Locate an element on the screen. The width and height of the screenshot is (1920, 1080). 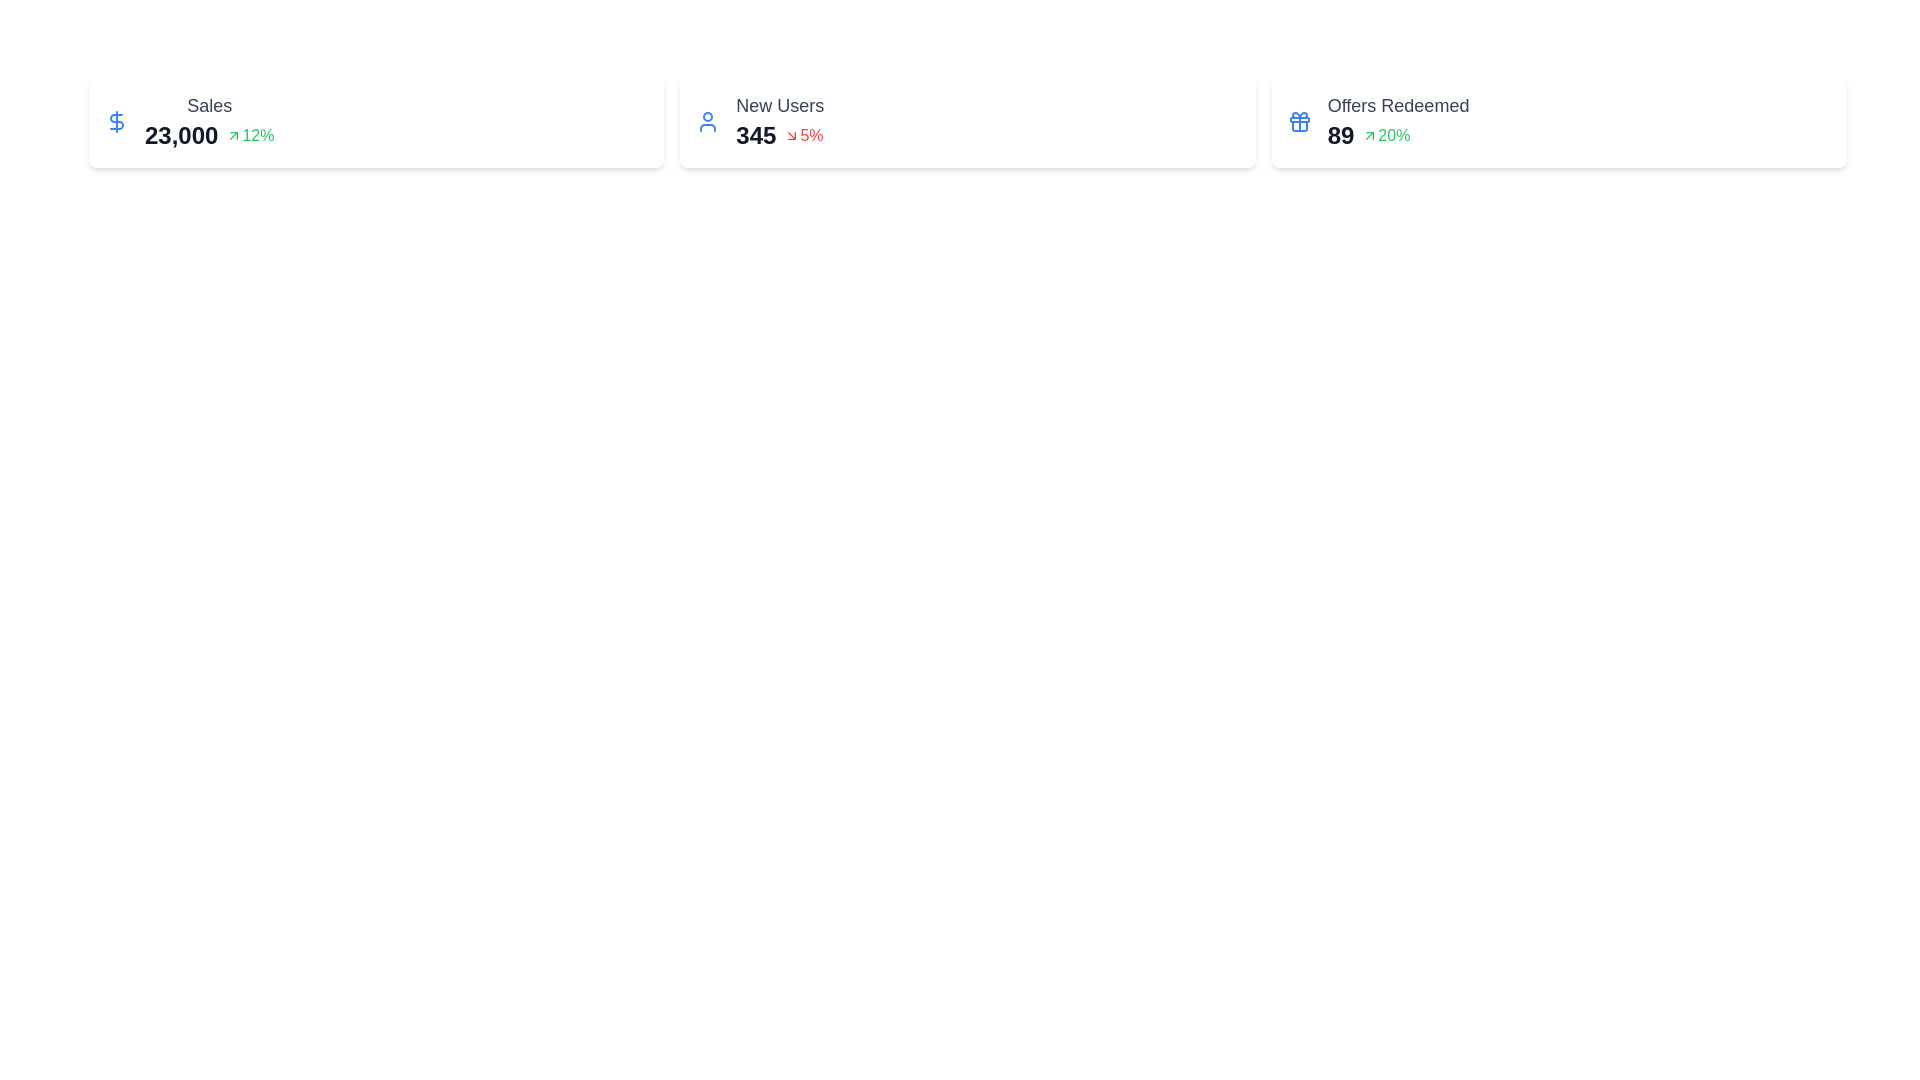
the decorative icon that symbolizes the category of 'Offers Redeemed', located at the top-left corner of the 'Offers Redeemed' card, next to the title text is located at coordinates (1299, 122).